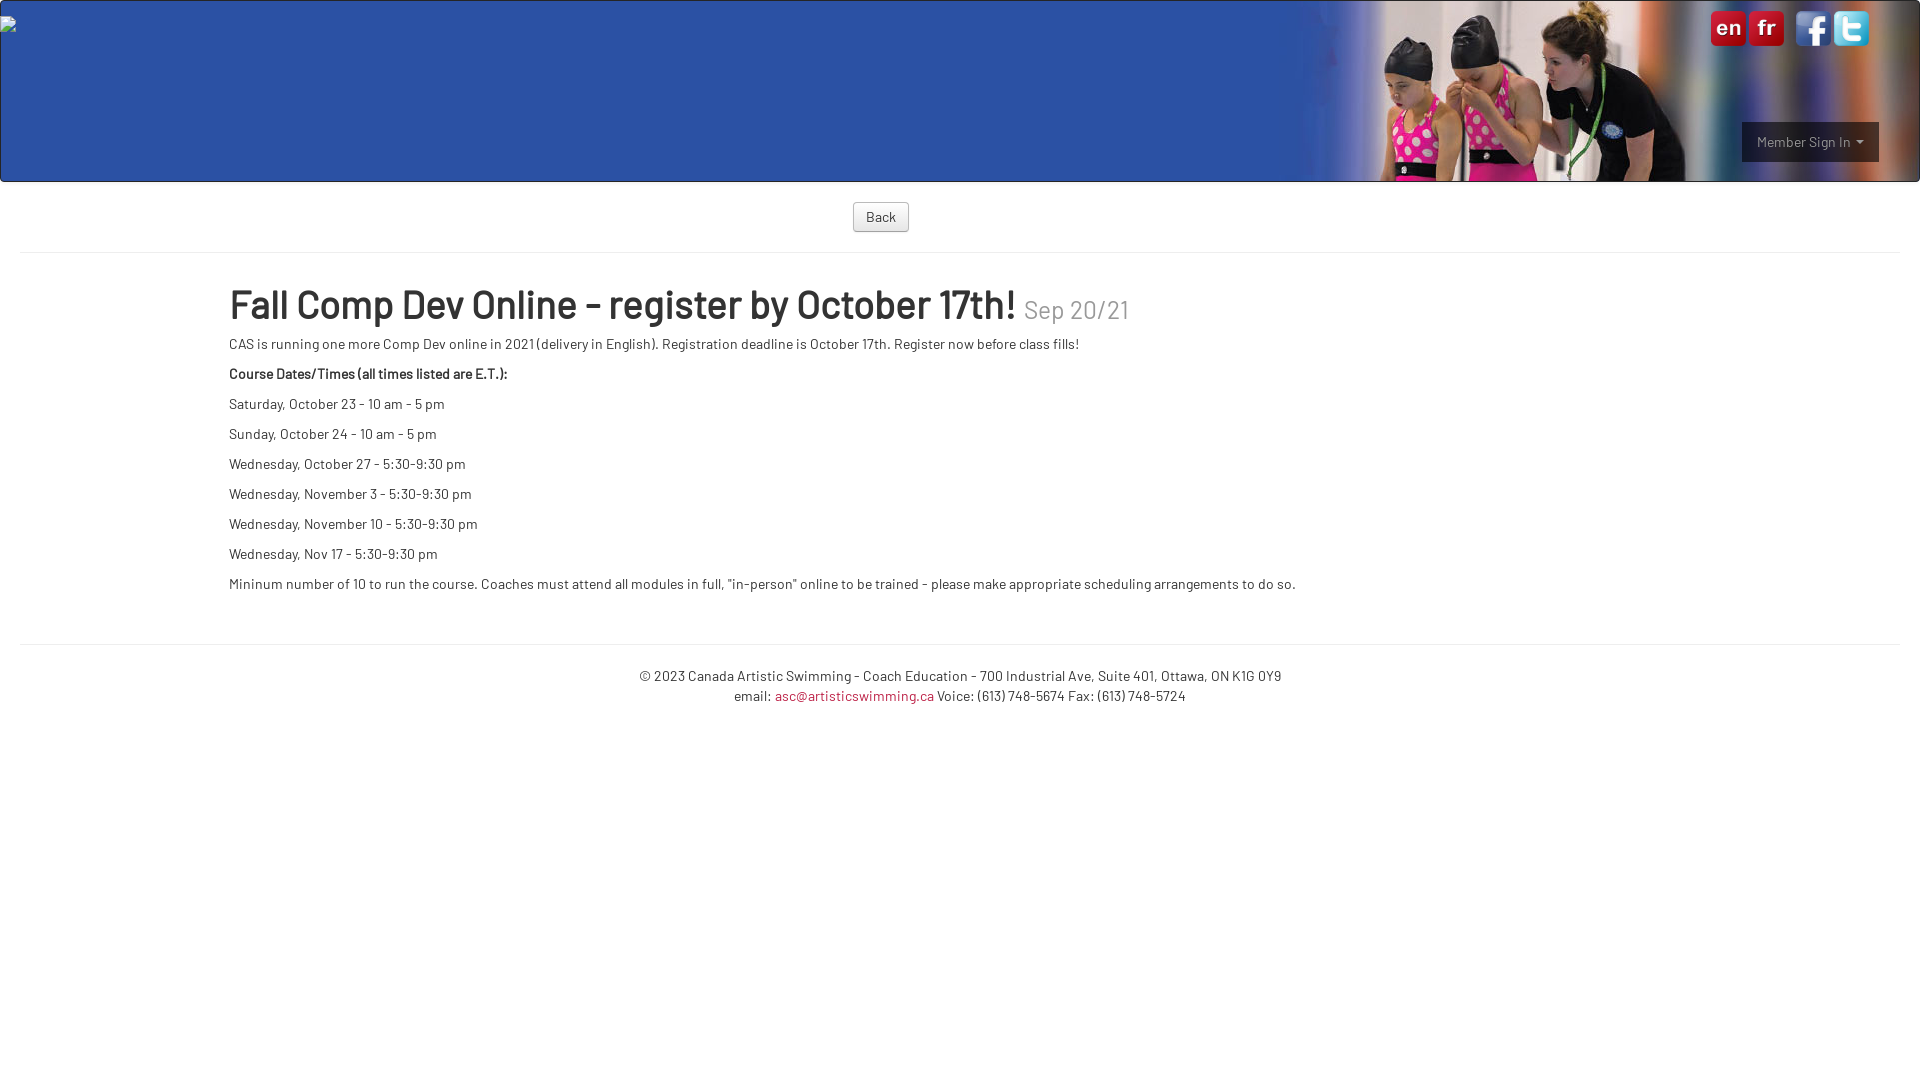 This screenshot has height=1080, width=1920. What do you see at coordinates (1765, 26) in the screenshot?
I see `'Francais'` at bounding box center [1765, 26].